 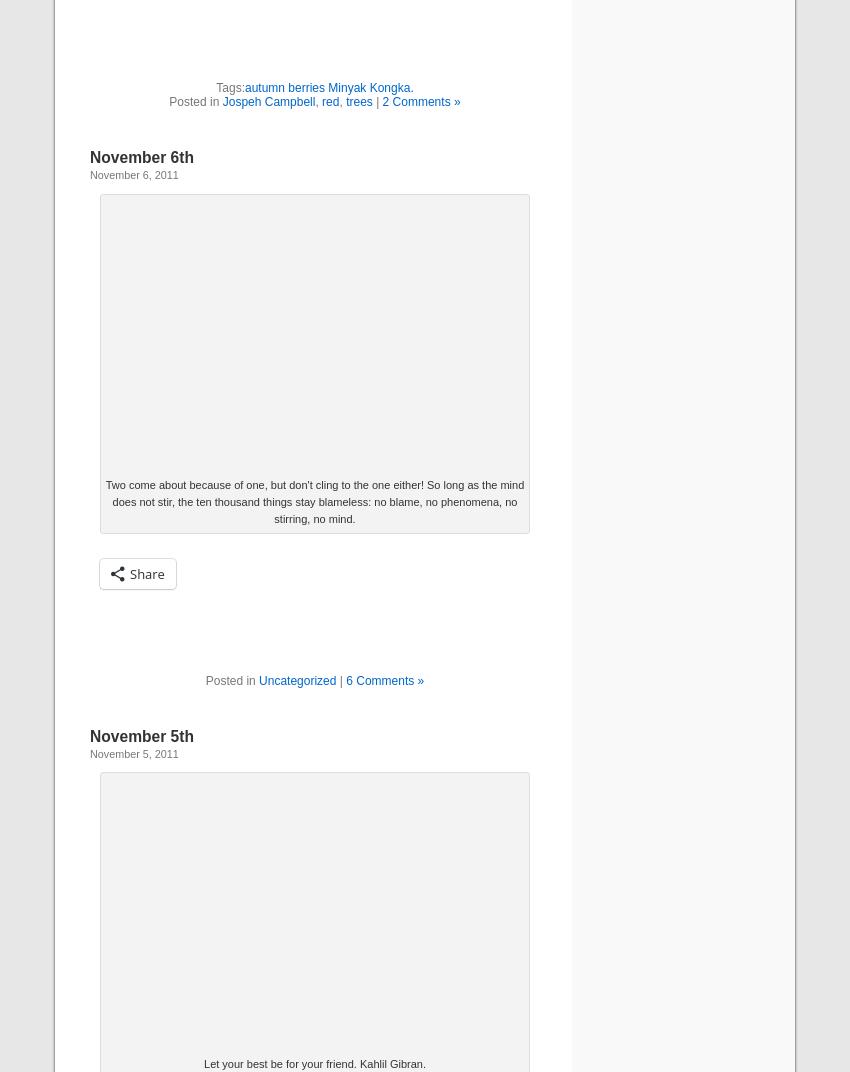 What do you see at coordinates (321, 101) in the screenshot?
I see `'red'` at bounding box center [321, 101].